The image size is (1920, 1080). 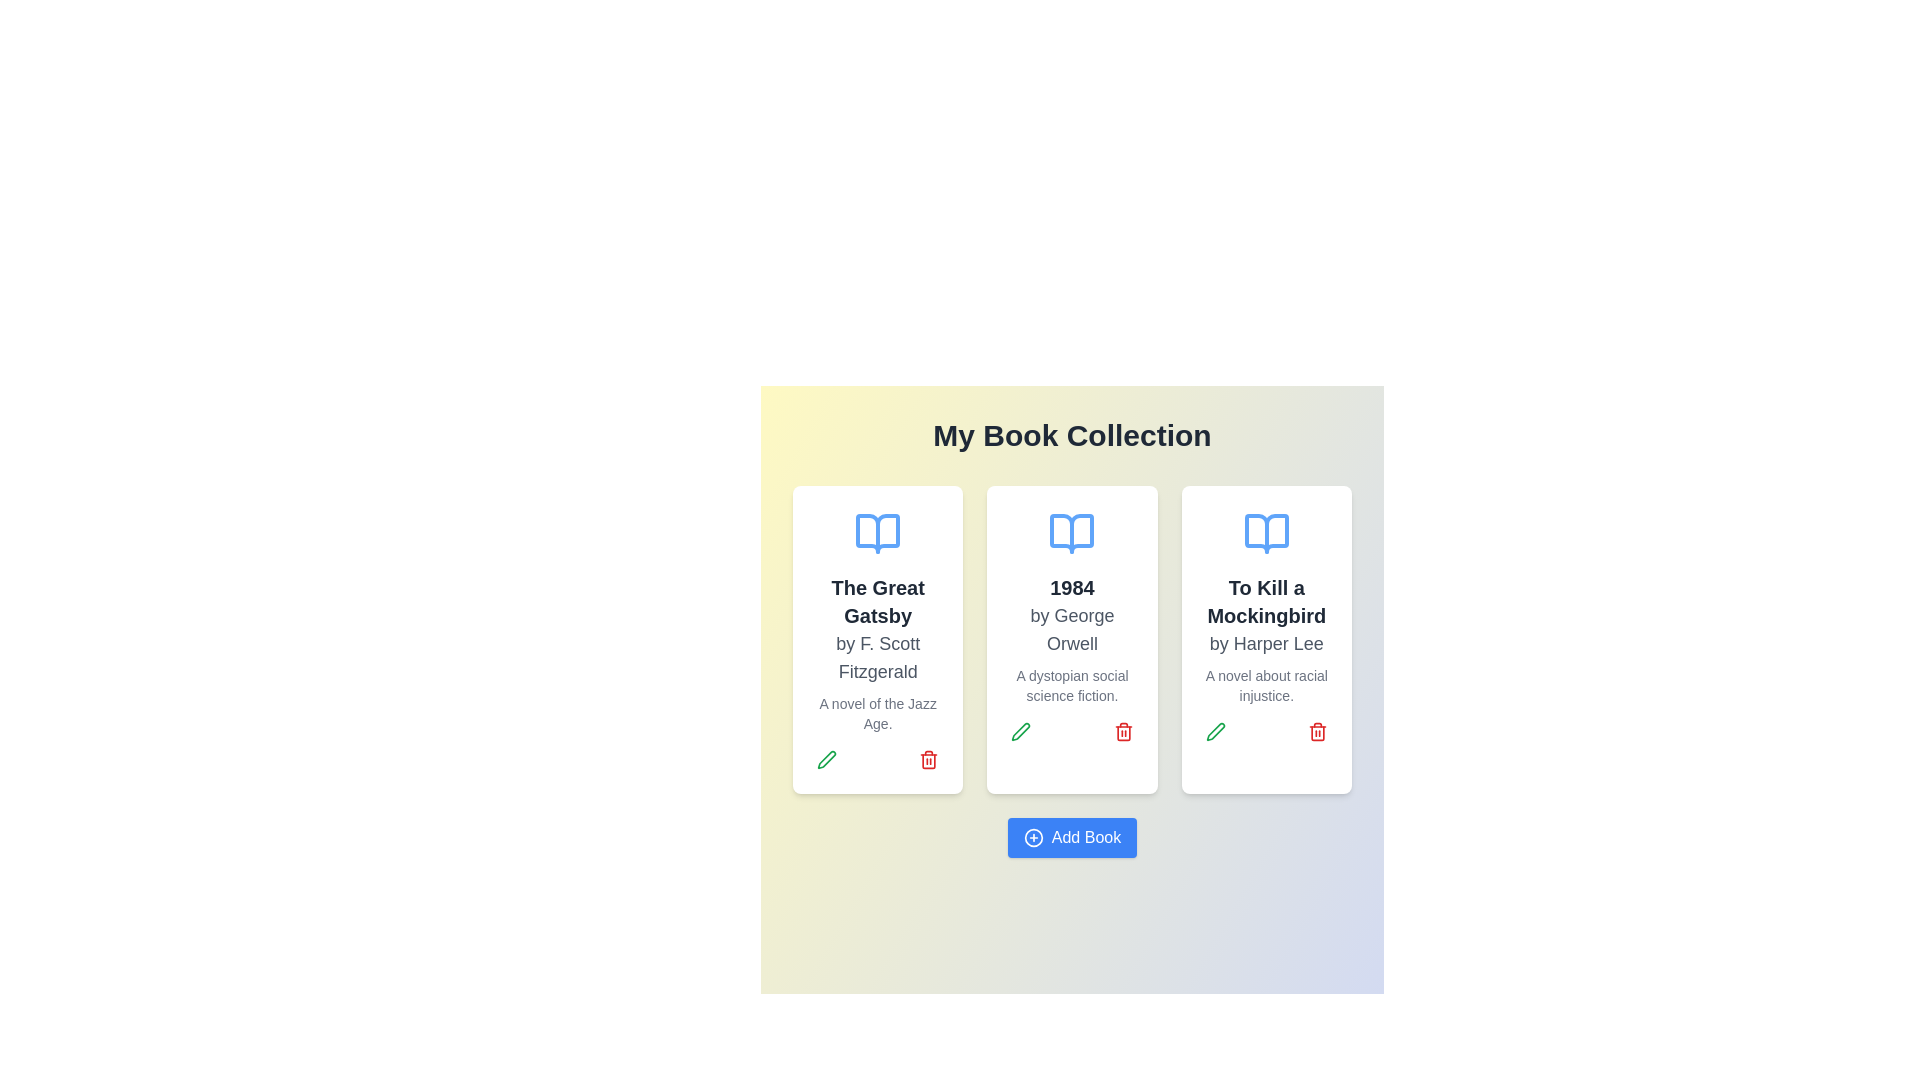 I want to click on the blue rectangular button labeled 'Add Book' with a plus icon, so click(x=1071, y=837).